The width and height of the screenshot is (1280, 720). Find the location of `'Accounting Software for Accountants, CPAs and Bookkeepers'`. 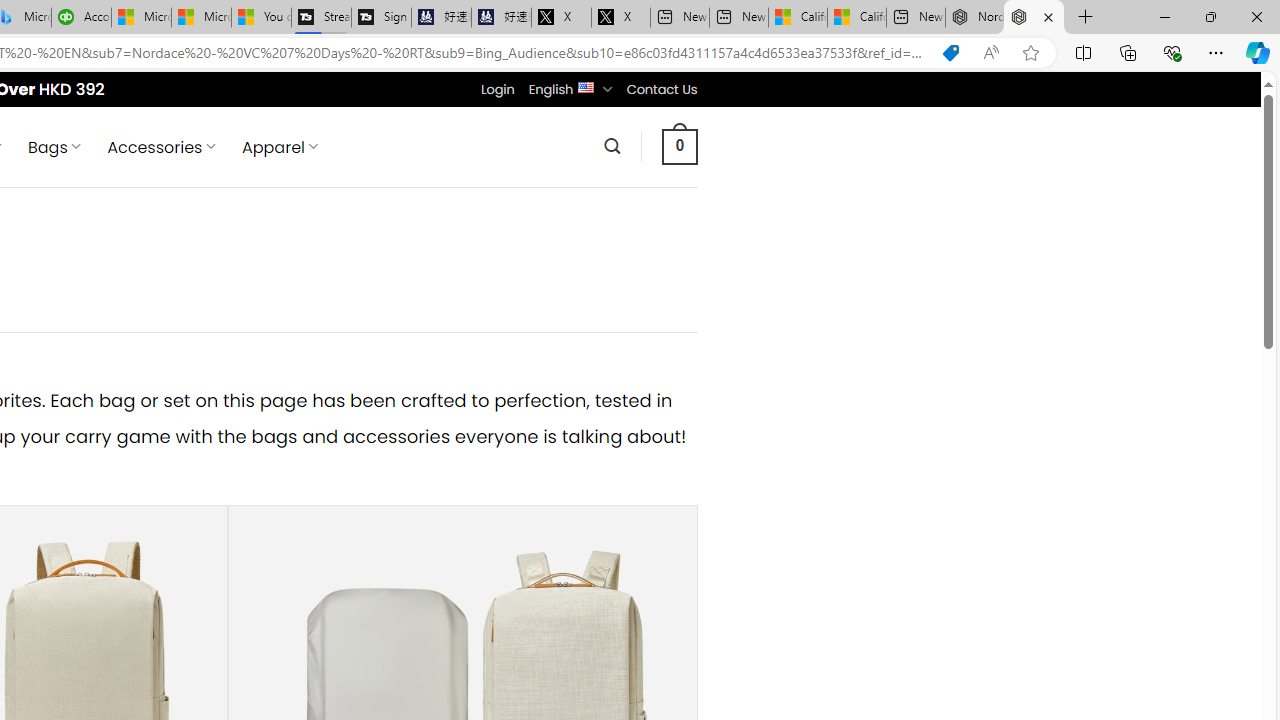

'Accounting Software for Accountants, CPAs and Bookkeepers' is located at coordinates (80, 17).